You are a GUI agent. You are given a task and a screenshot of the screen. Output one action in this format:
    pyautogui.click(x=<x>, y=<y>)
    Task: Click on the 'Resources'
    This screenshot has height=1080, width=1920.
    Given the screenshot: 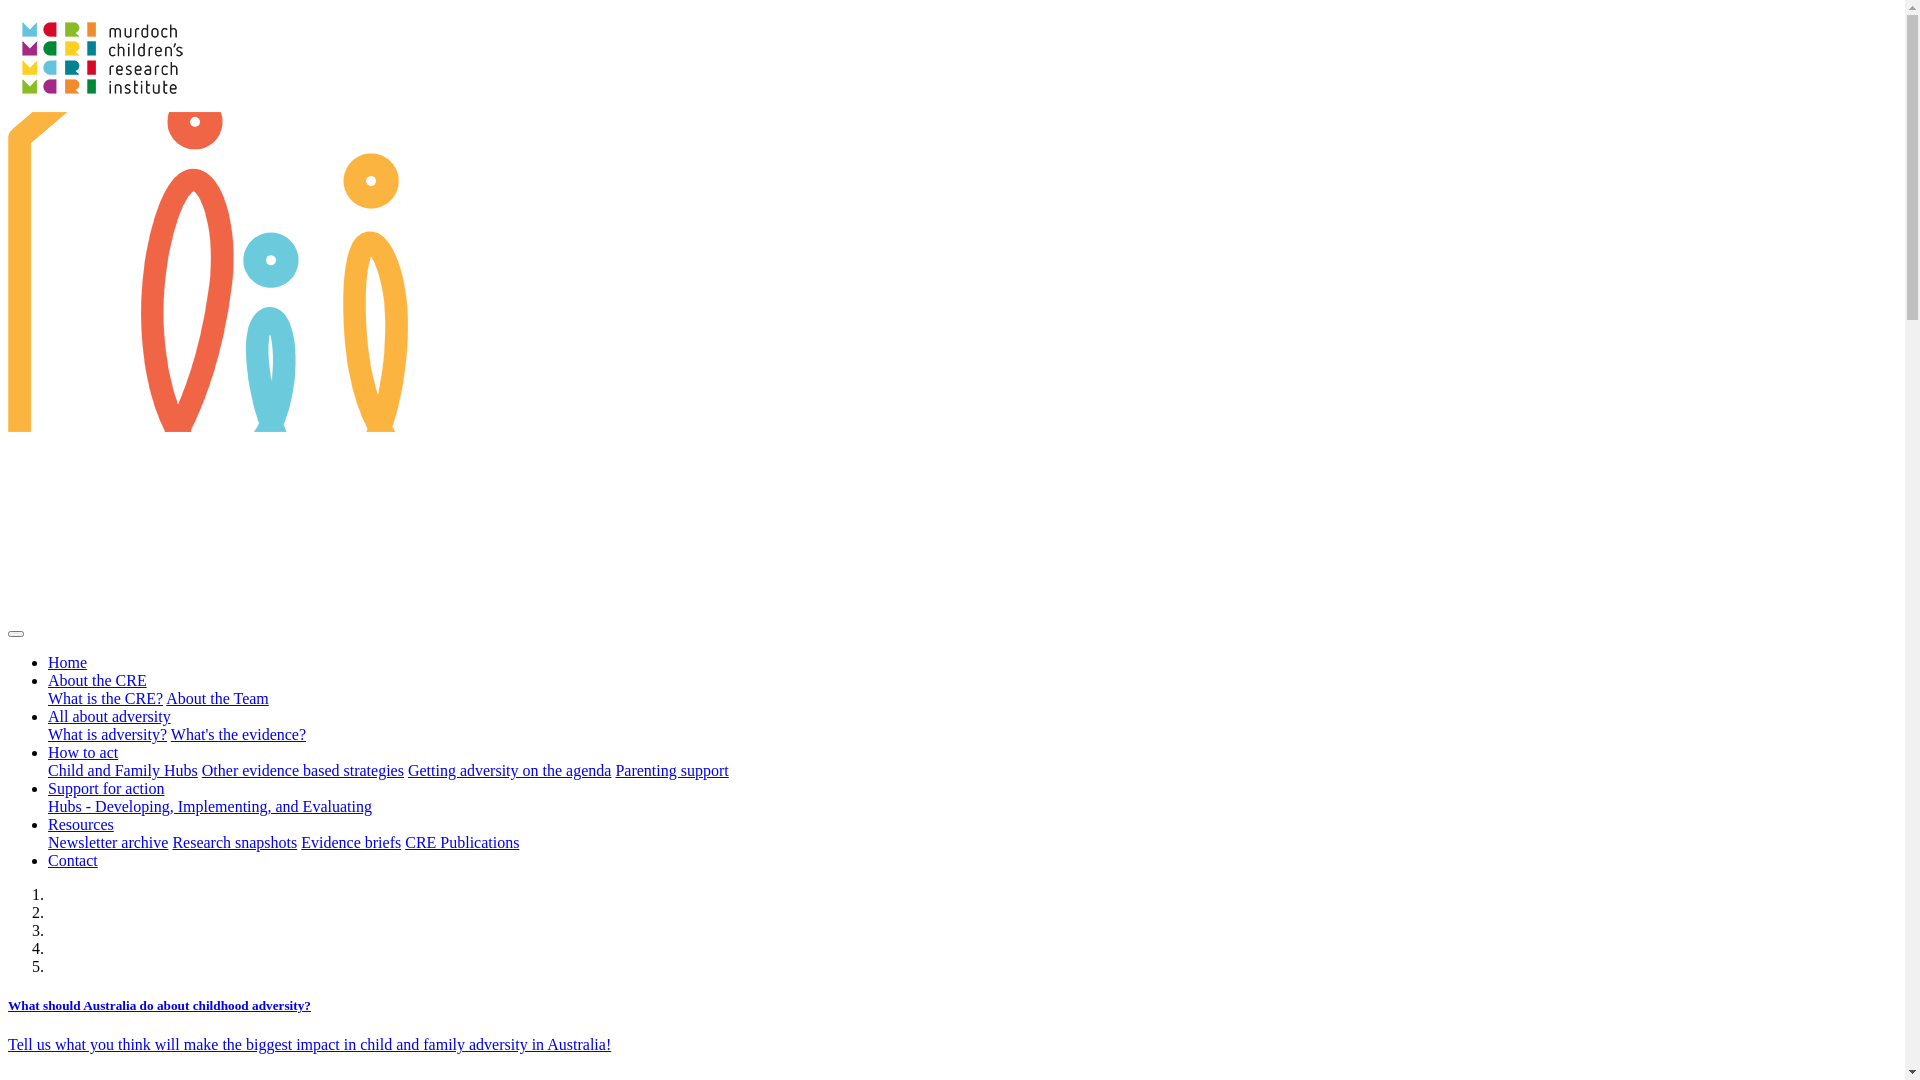 What is the action you would take?
    pyautogui.click(x=80, y=824)
    